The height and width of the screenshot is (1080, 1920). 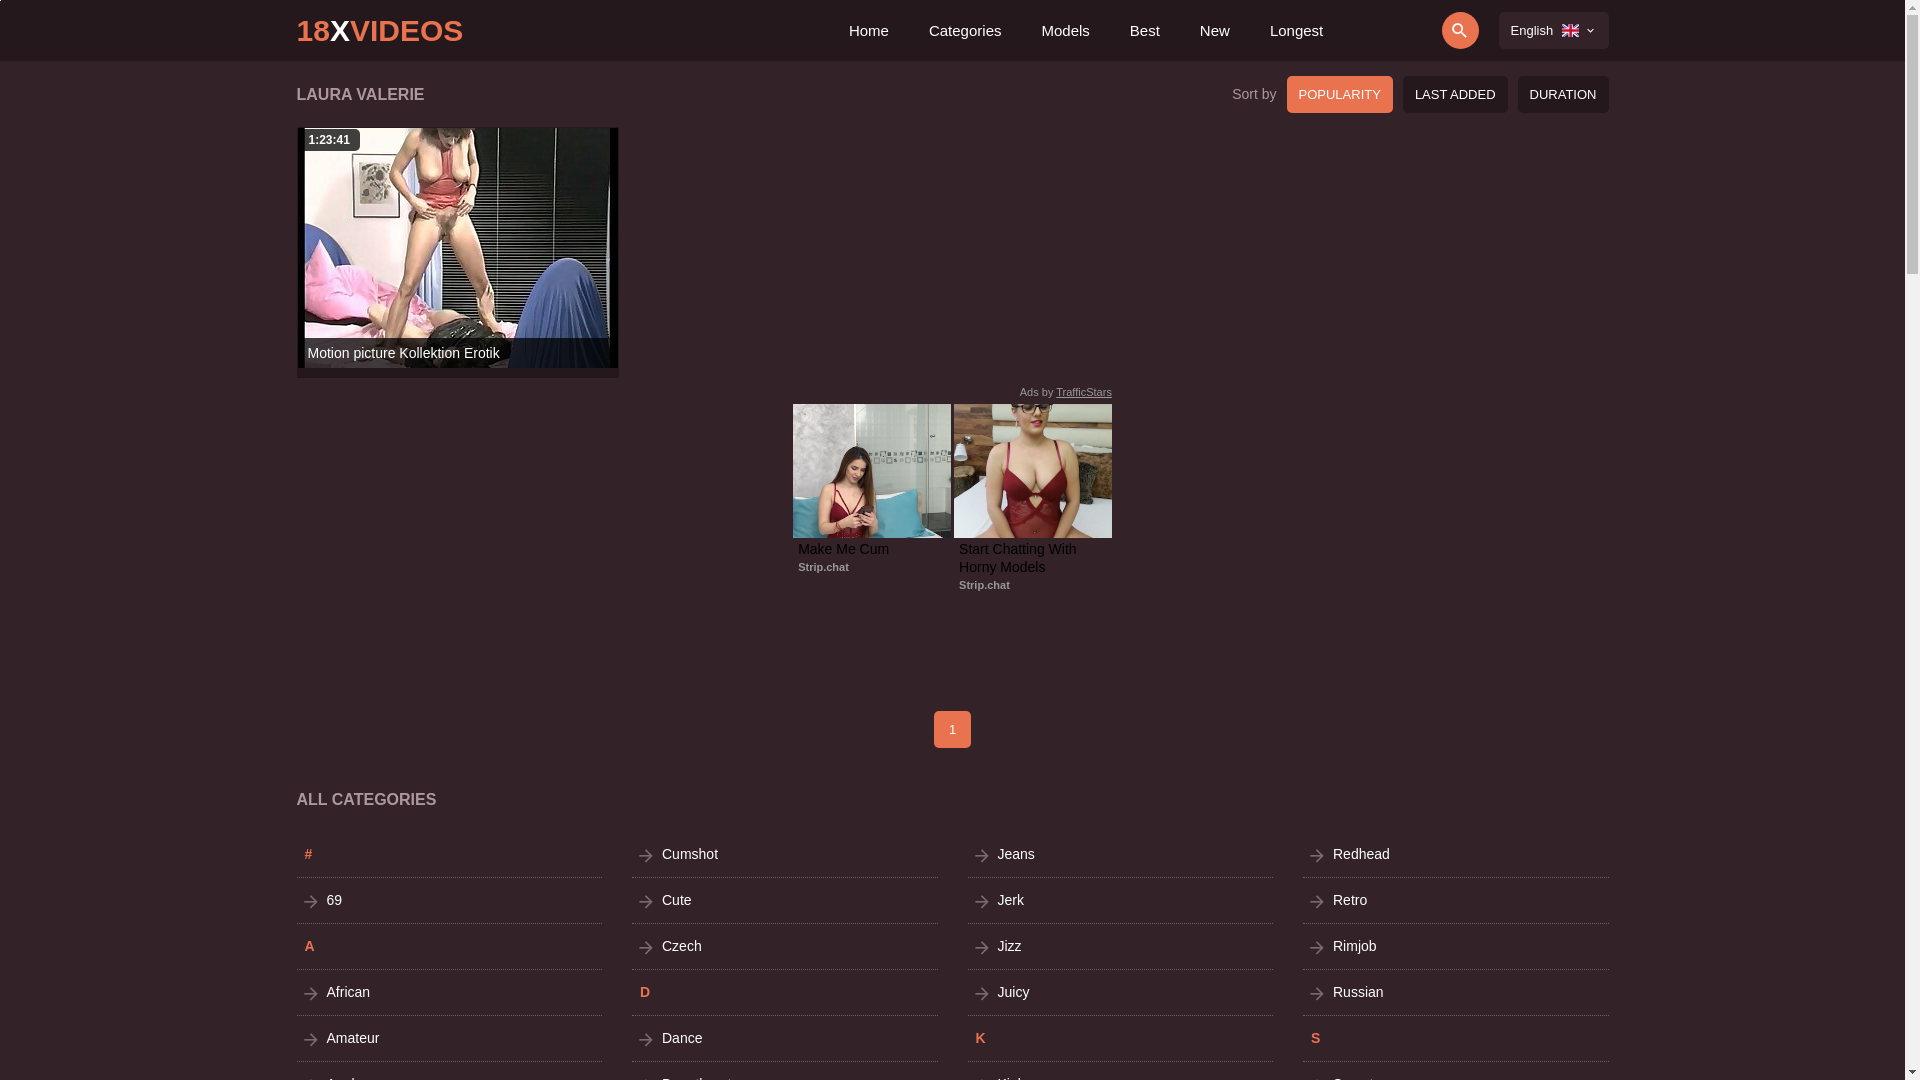 I want to click on 'Cute', so click(x=784, y=900).